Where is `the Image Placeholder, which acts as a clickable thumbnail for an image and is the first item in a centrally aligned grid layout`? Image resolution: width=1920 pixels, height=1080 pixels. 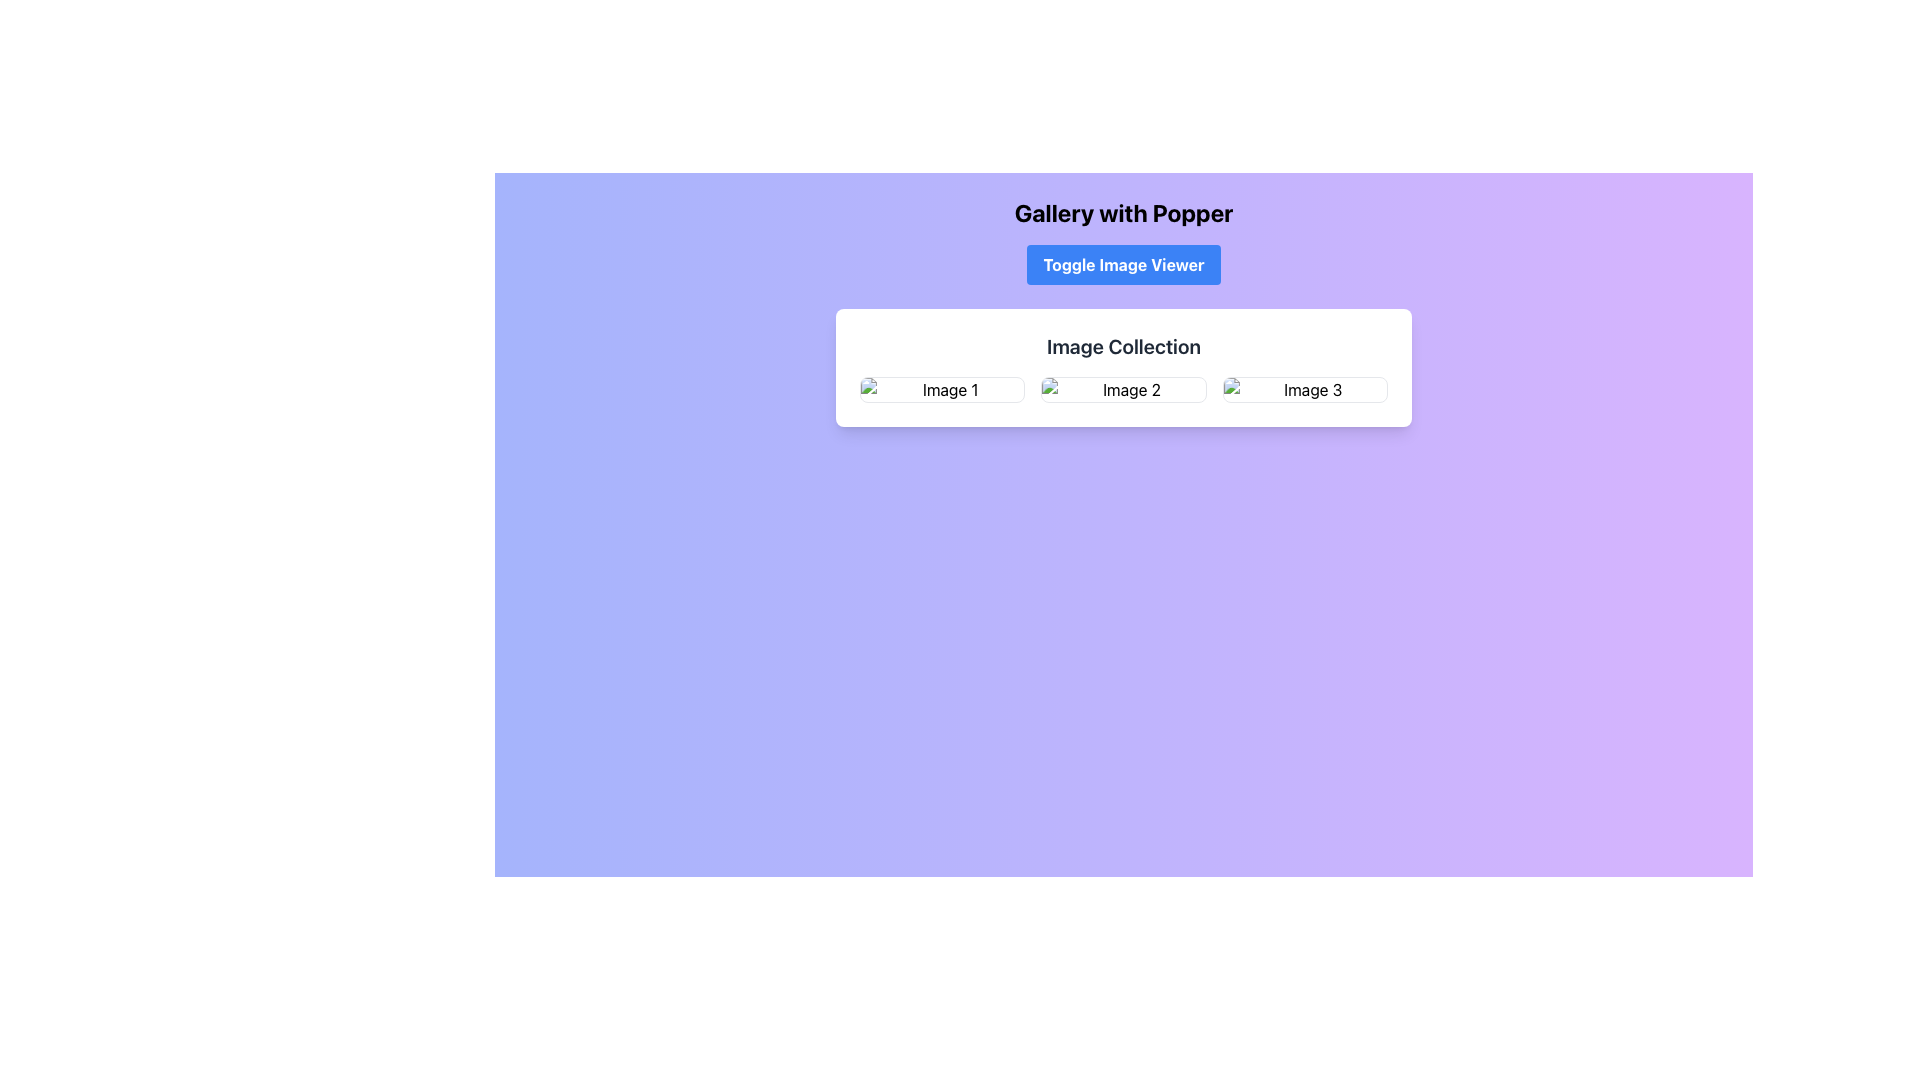 the Image Placeholder, which acts as a clickable thumbnail for an image and is the first item in a centrally aligned grid layout is located at coordinates (941, 389).